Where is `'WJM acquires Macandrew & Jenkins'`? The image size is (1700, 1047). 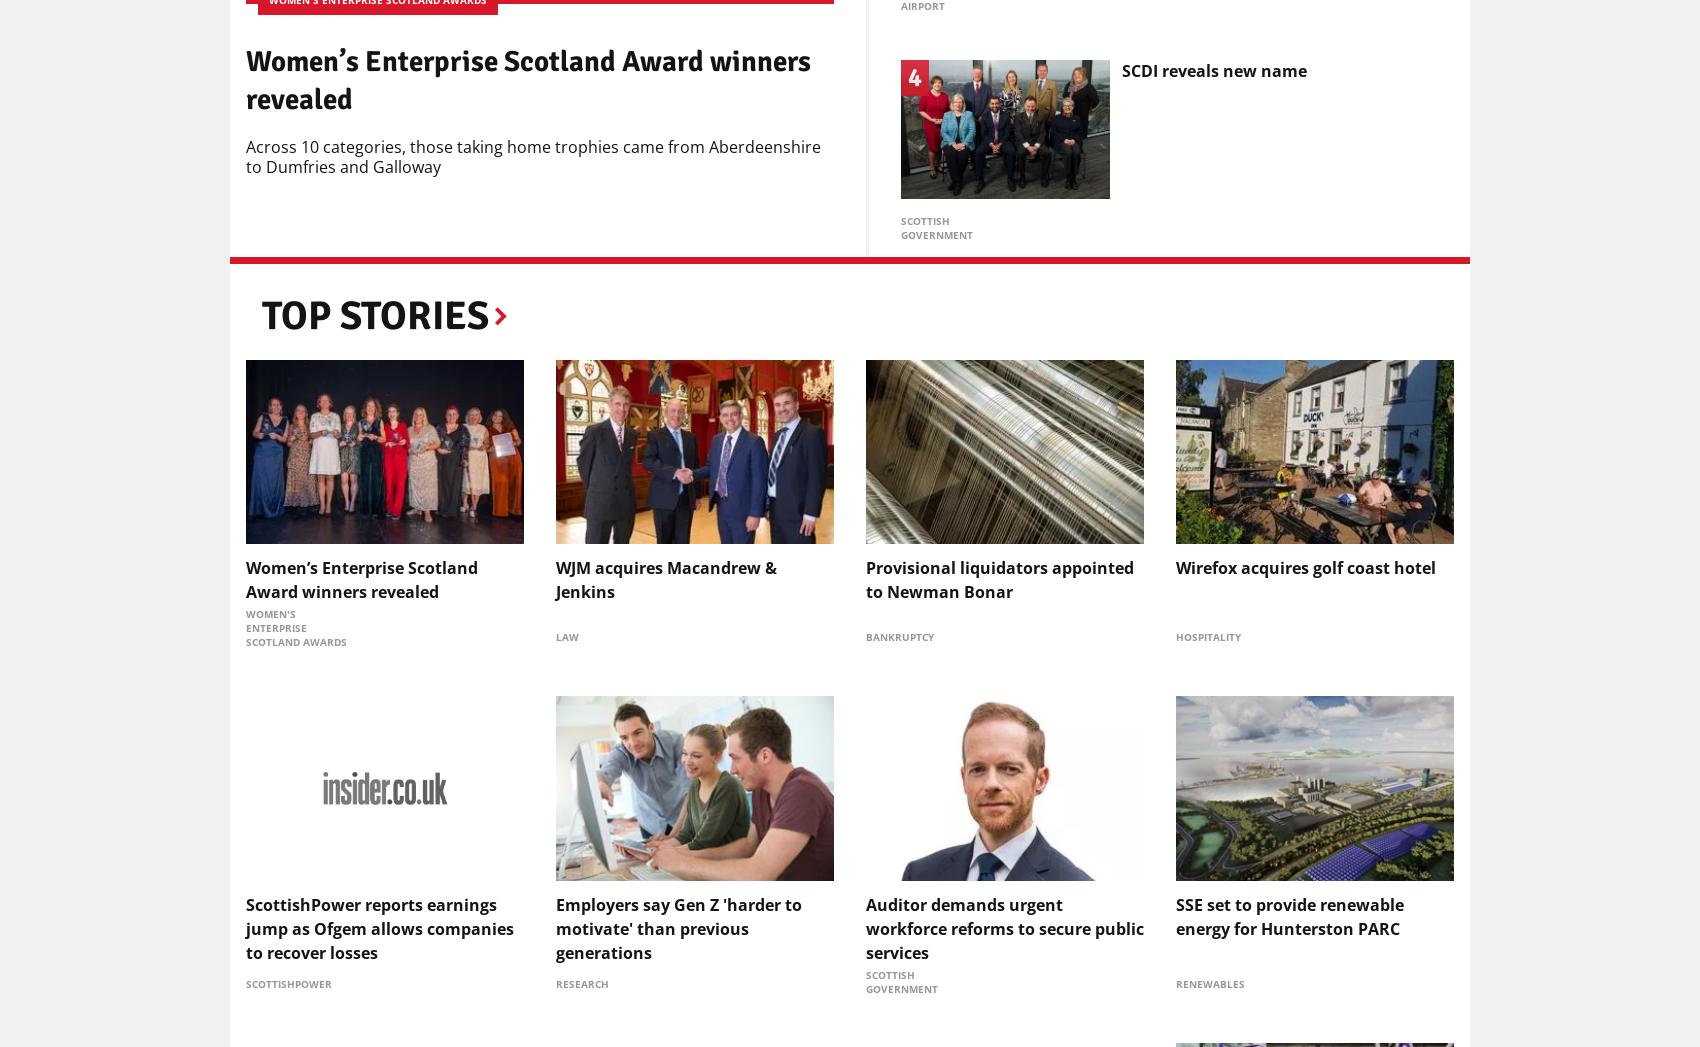 'WJM acquires Macandrew & Jenkins' is located at coordinates (555, 579).